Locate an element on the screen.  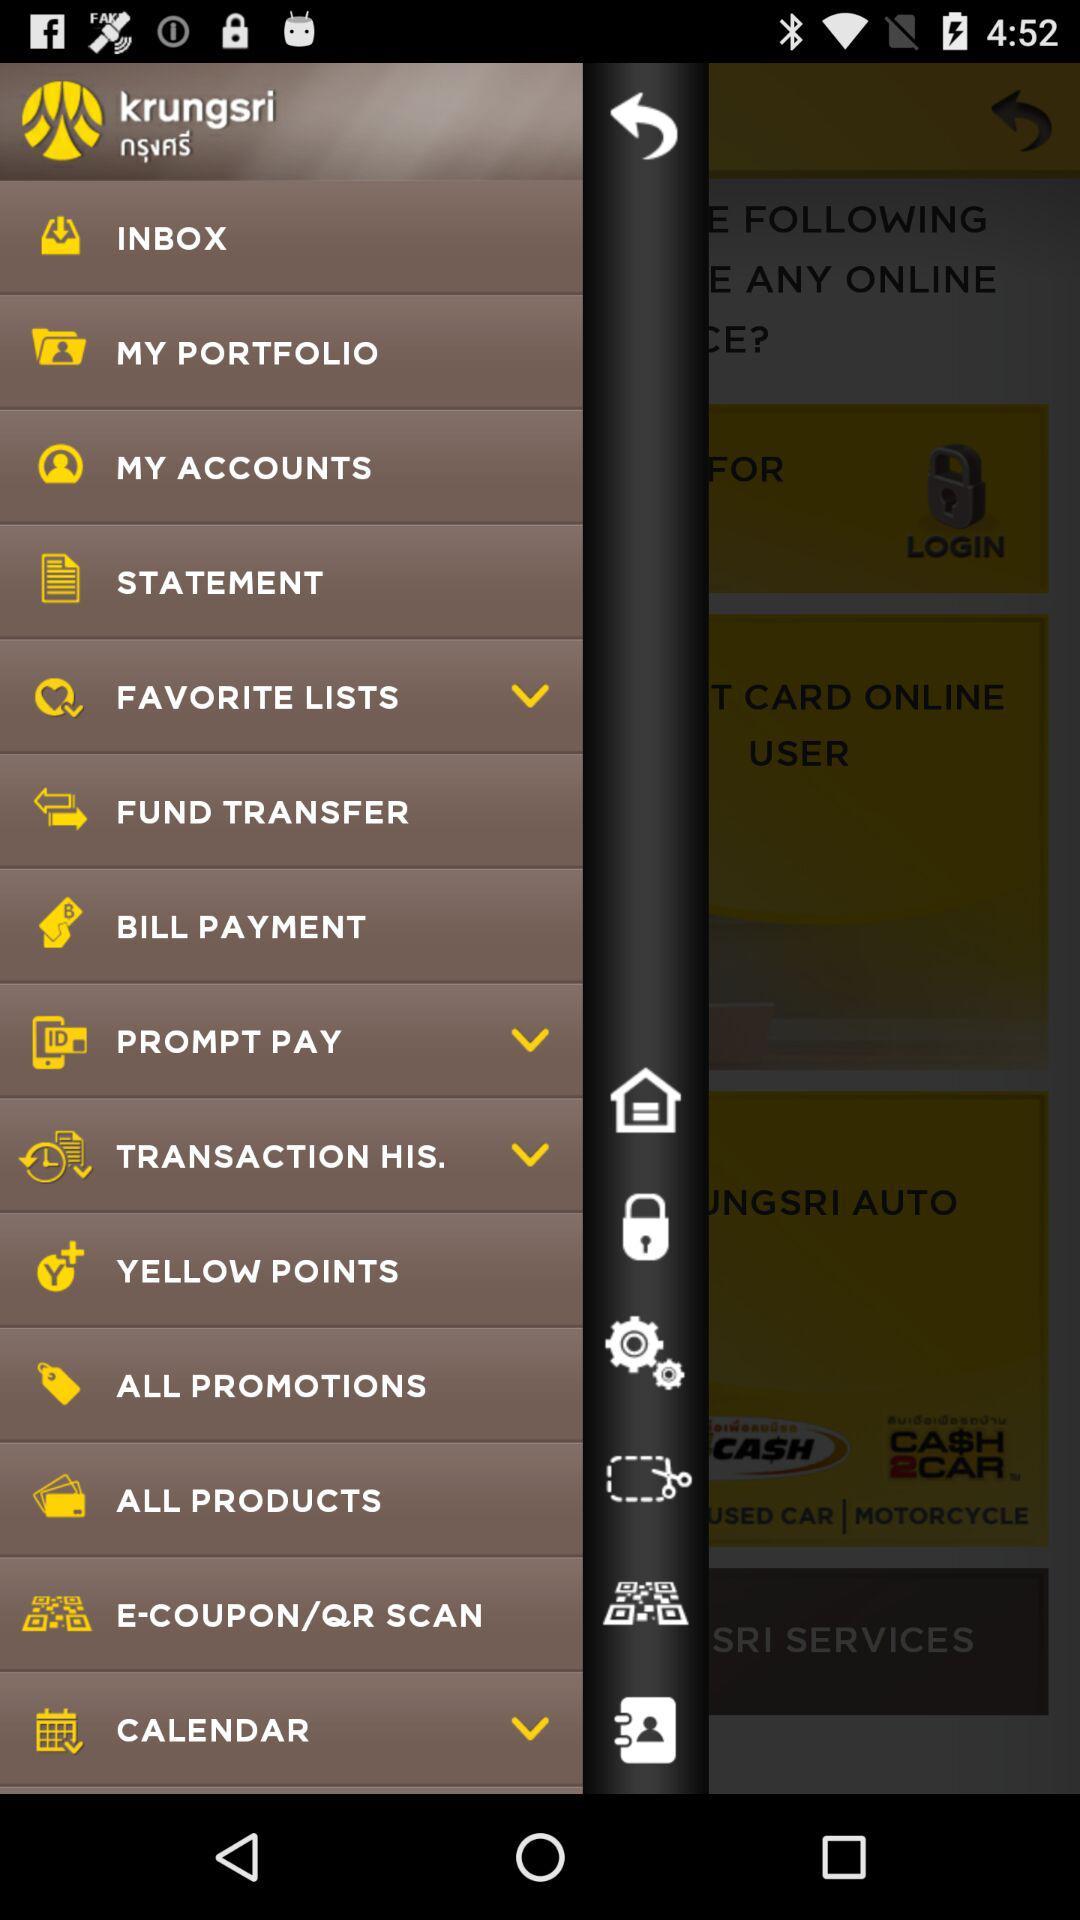
home page is located at coordinates (645, 1099).